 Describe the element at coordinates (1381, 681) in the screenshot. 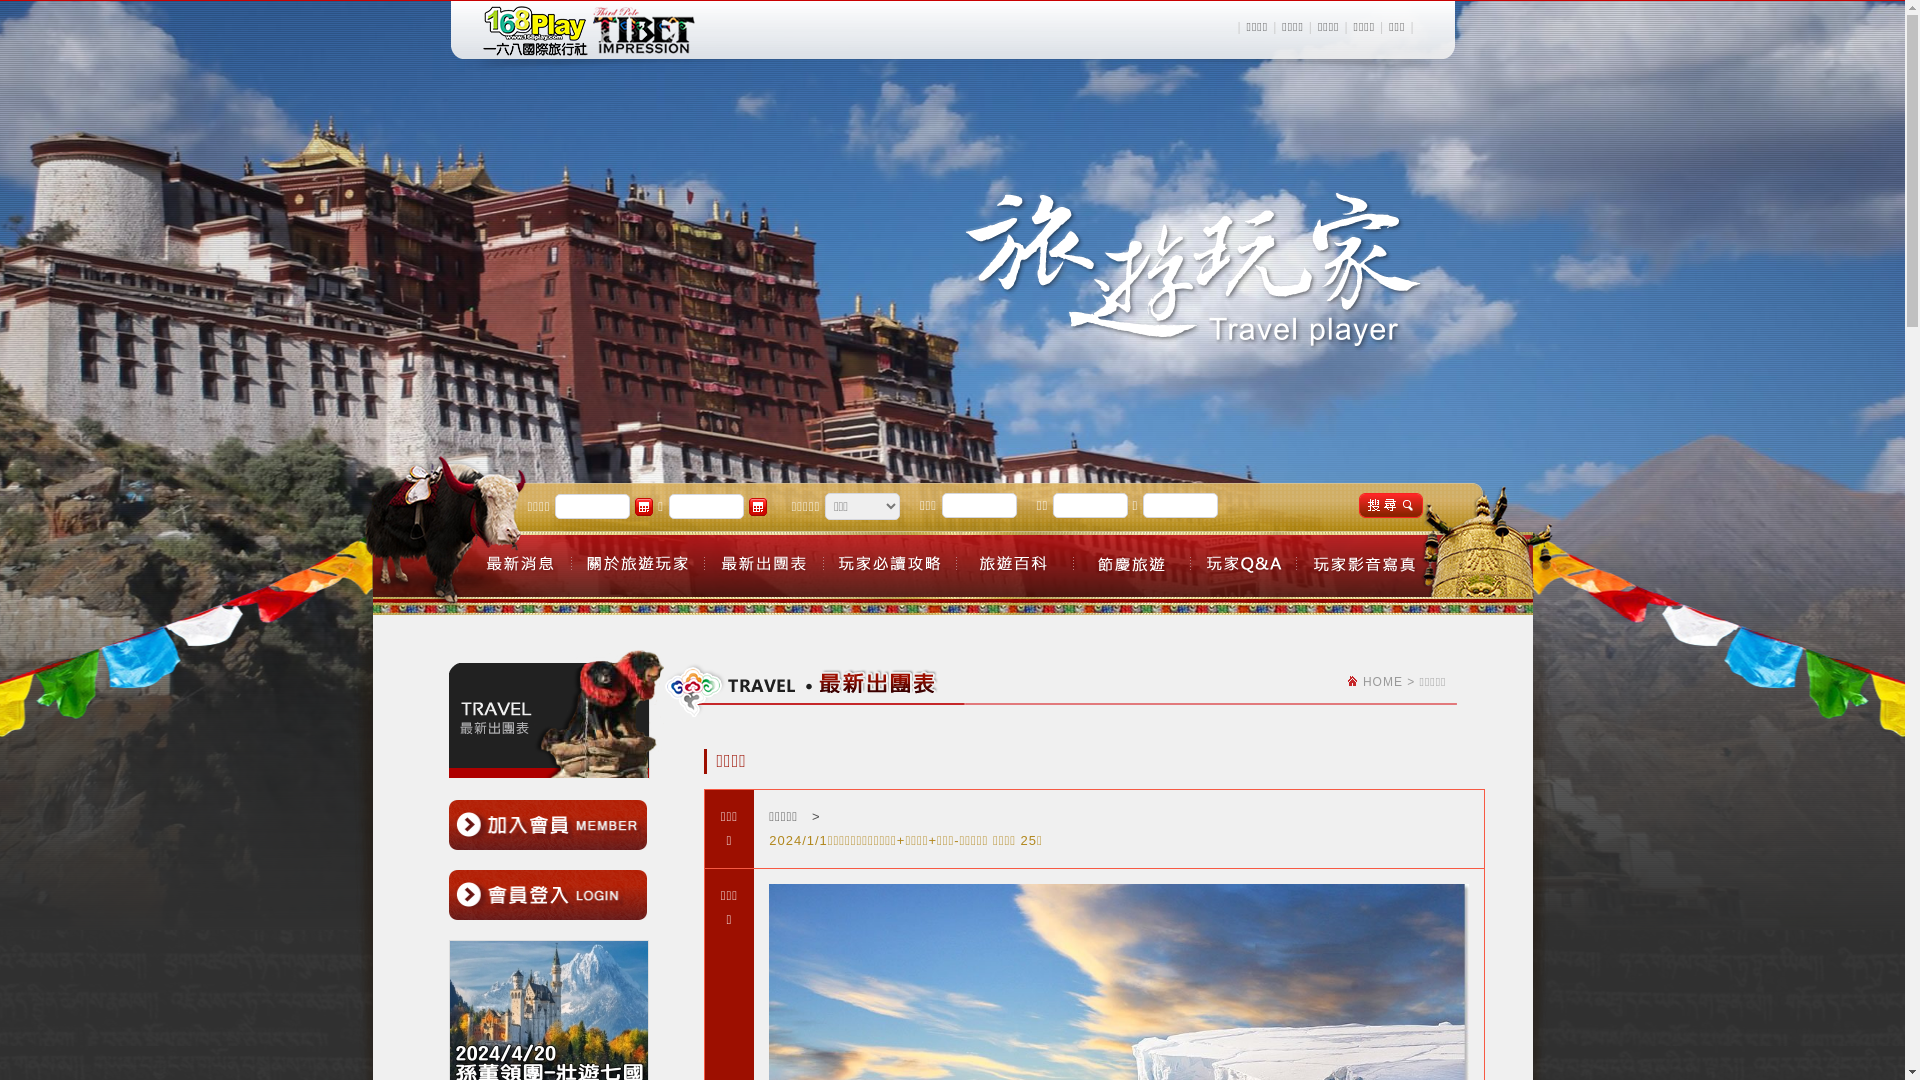

I see `'HOME'` at that location.